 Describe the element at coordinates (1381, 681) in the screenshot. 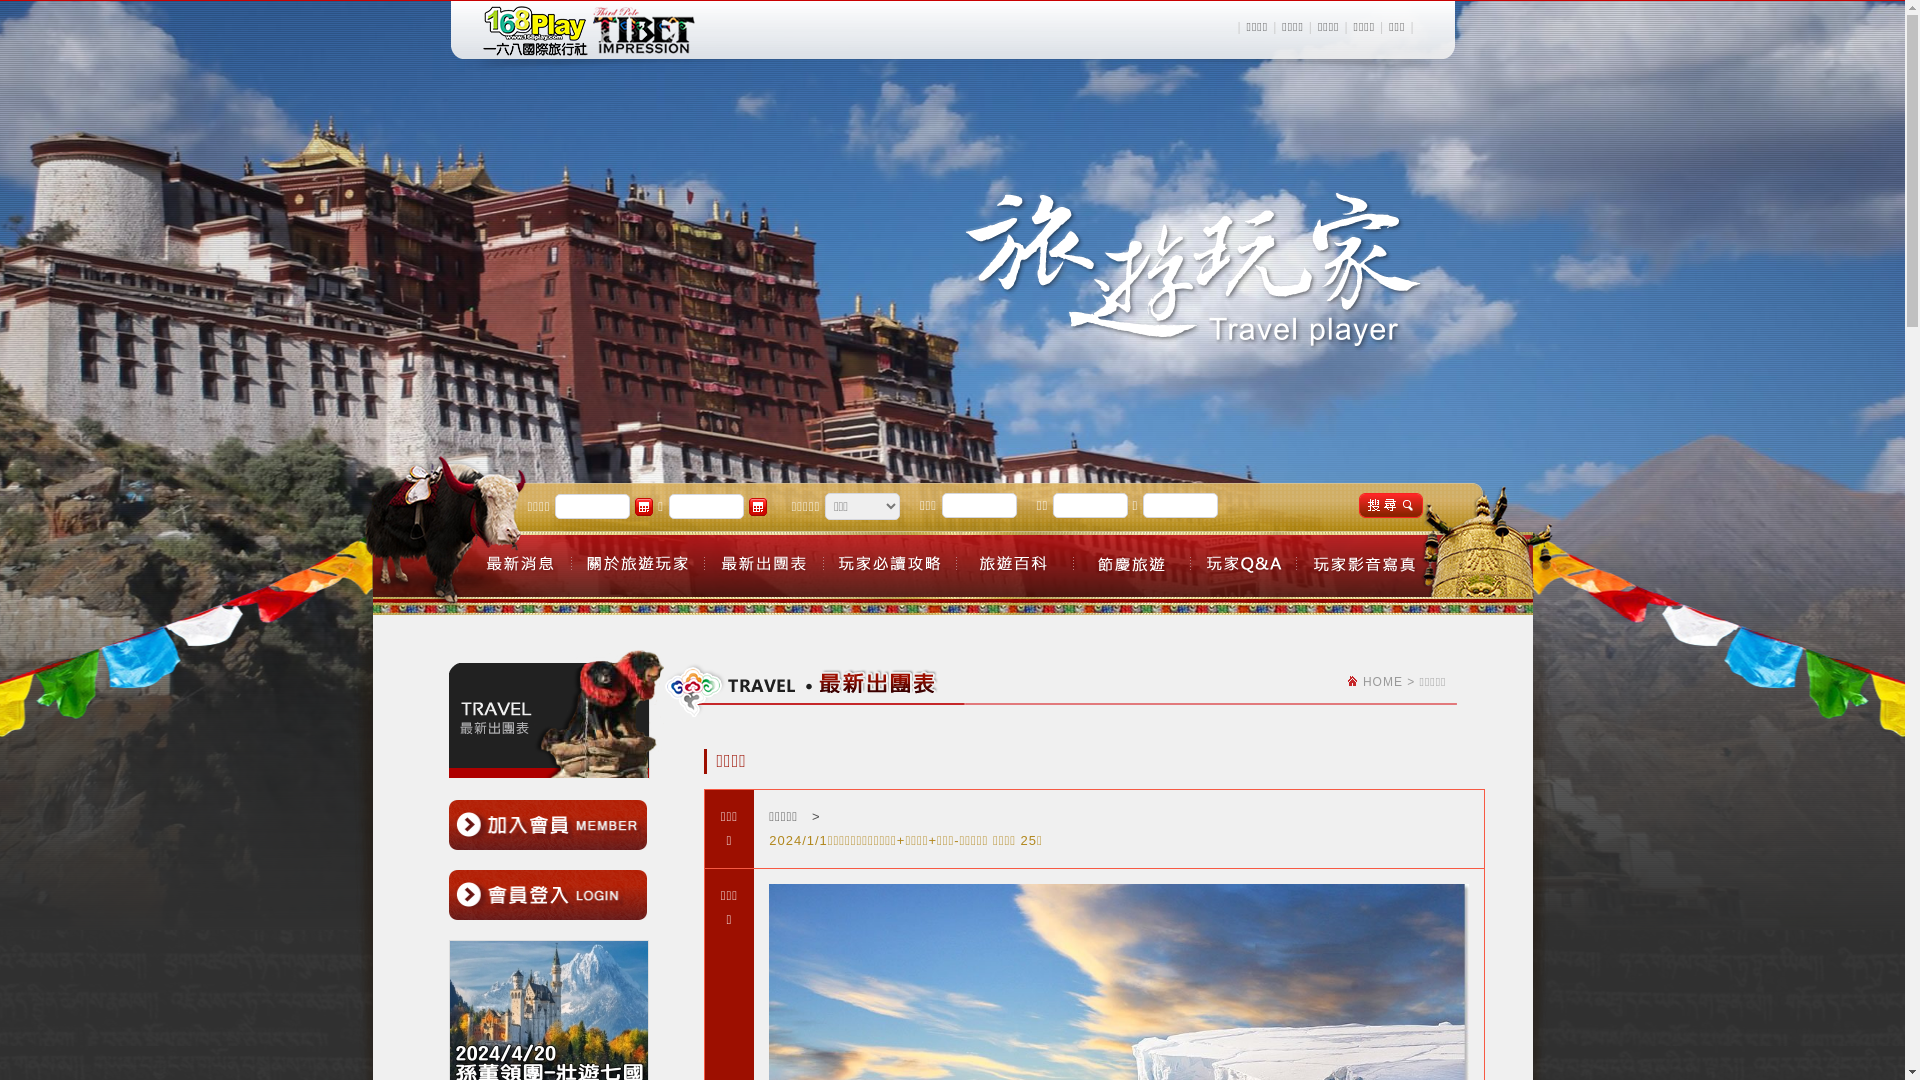

I see `'HOME'` at that location.